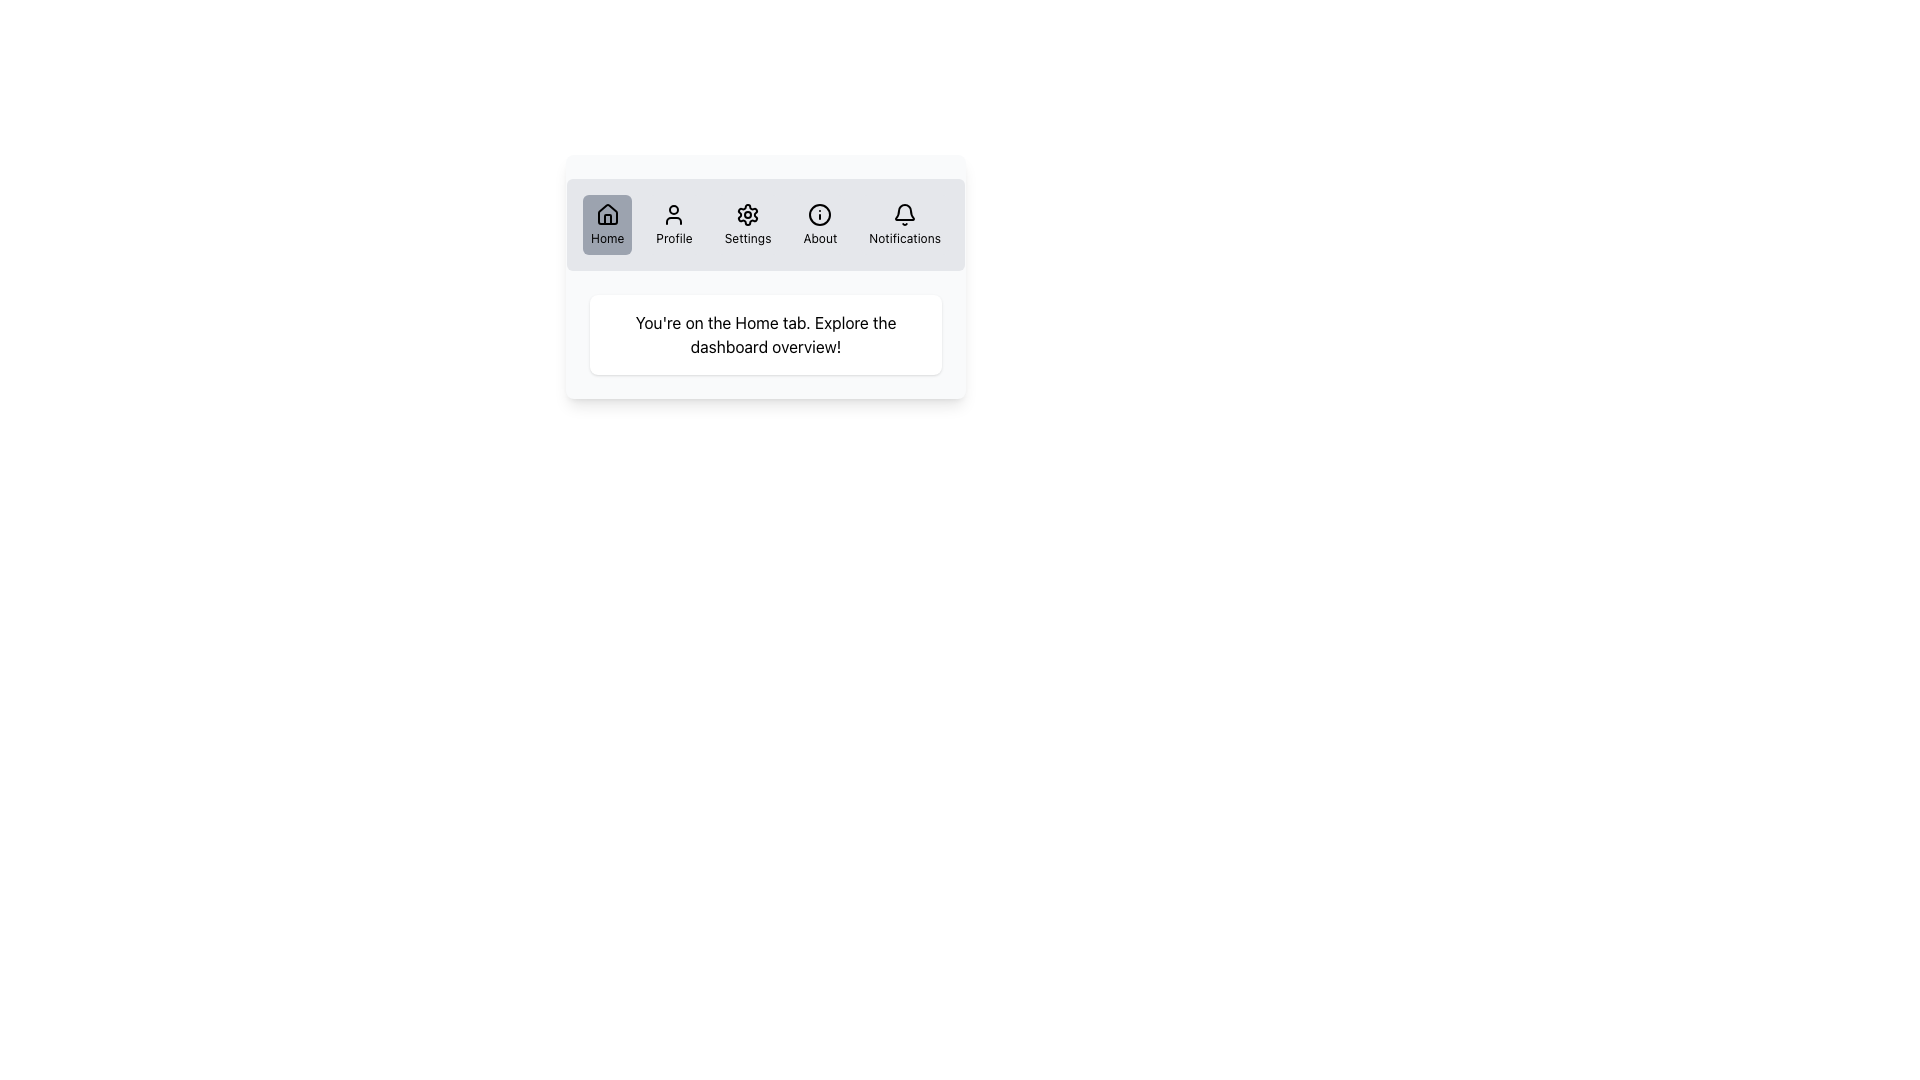  Describe the element at coordinates (747, 215) in the screenshot. I see `the gear icon resembling a settings symbol` at that location.